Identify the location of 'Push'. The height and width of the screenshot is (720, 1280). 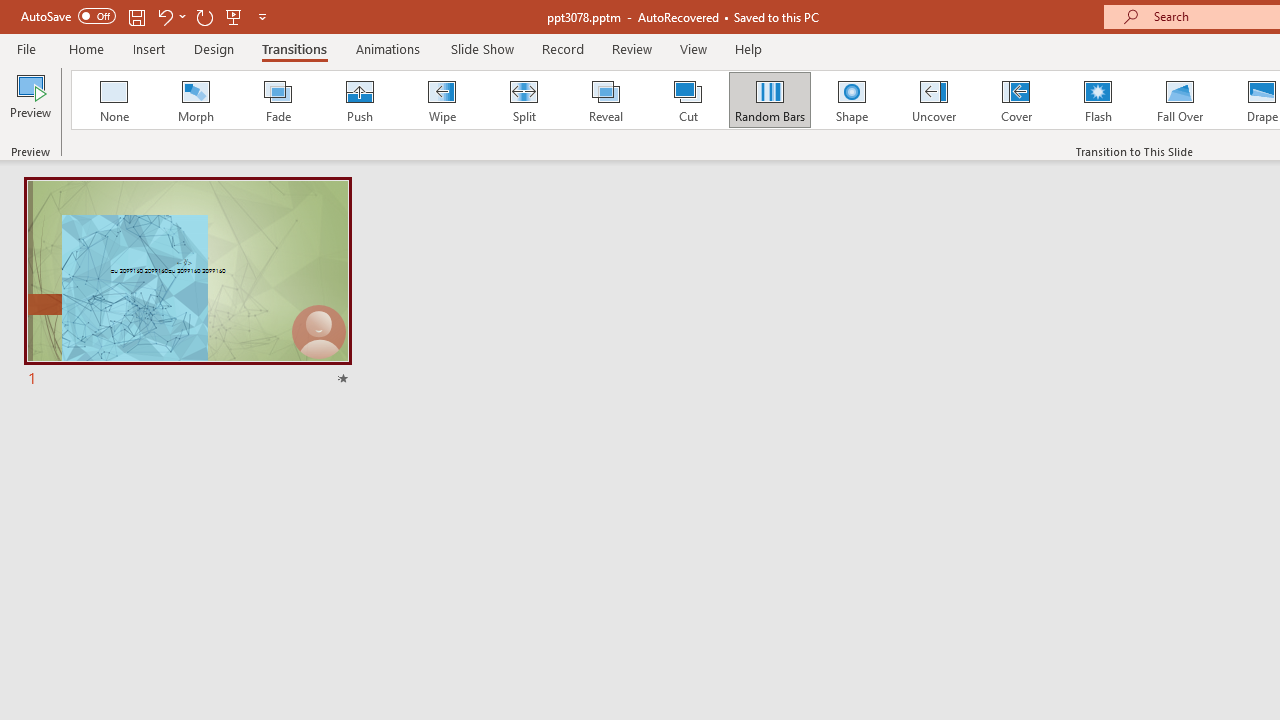
(359, 100).